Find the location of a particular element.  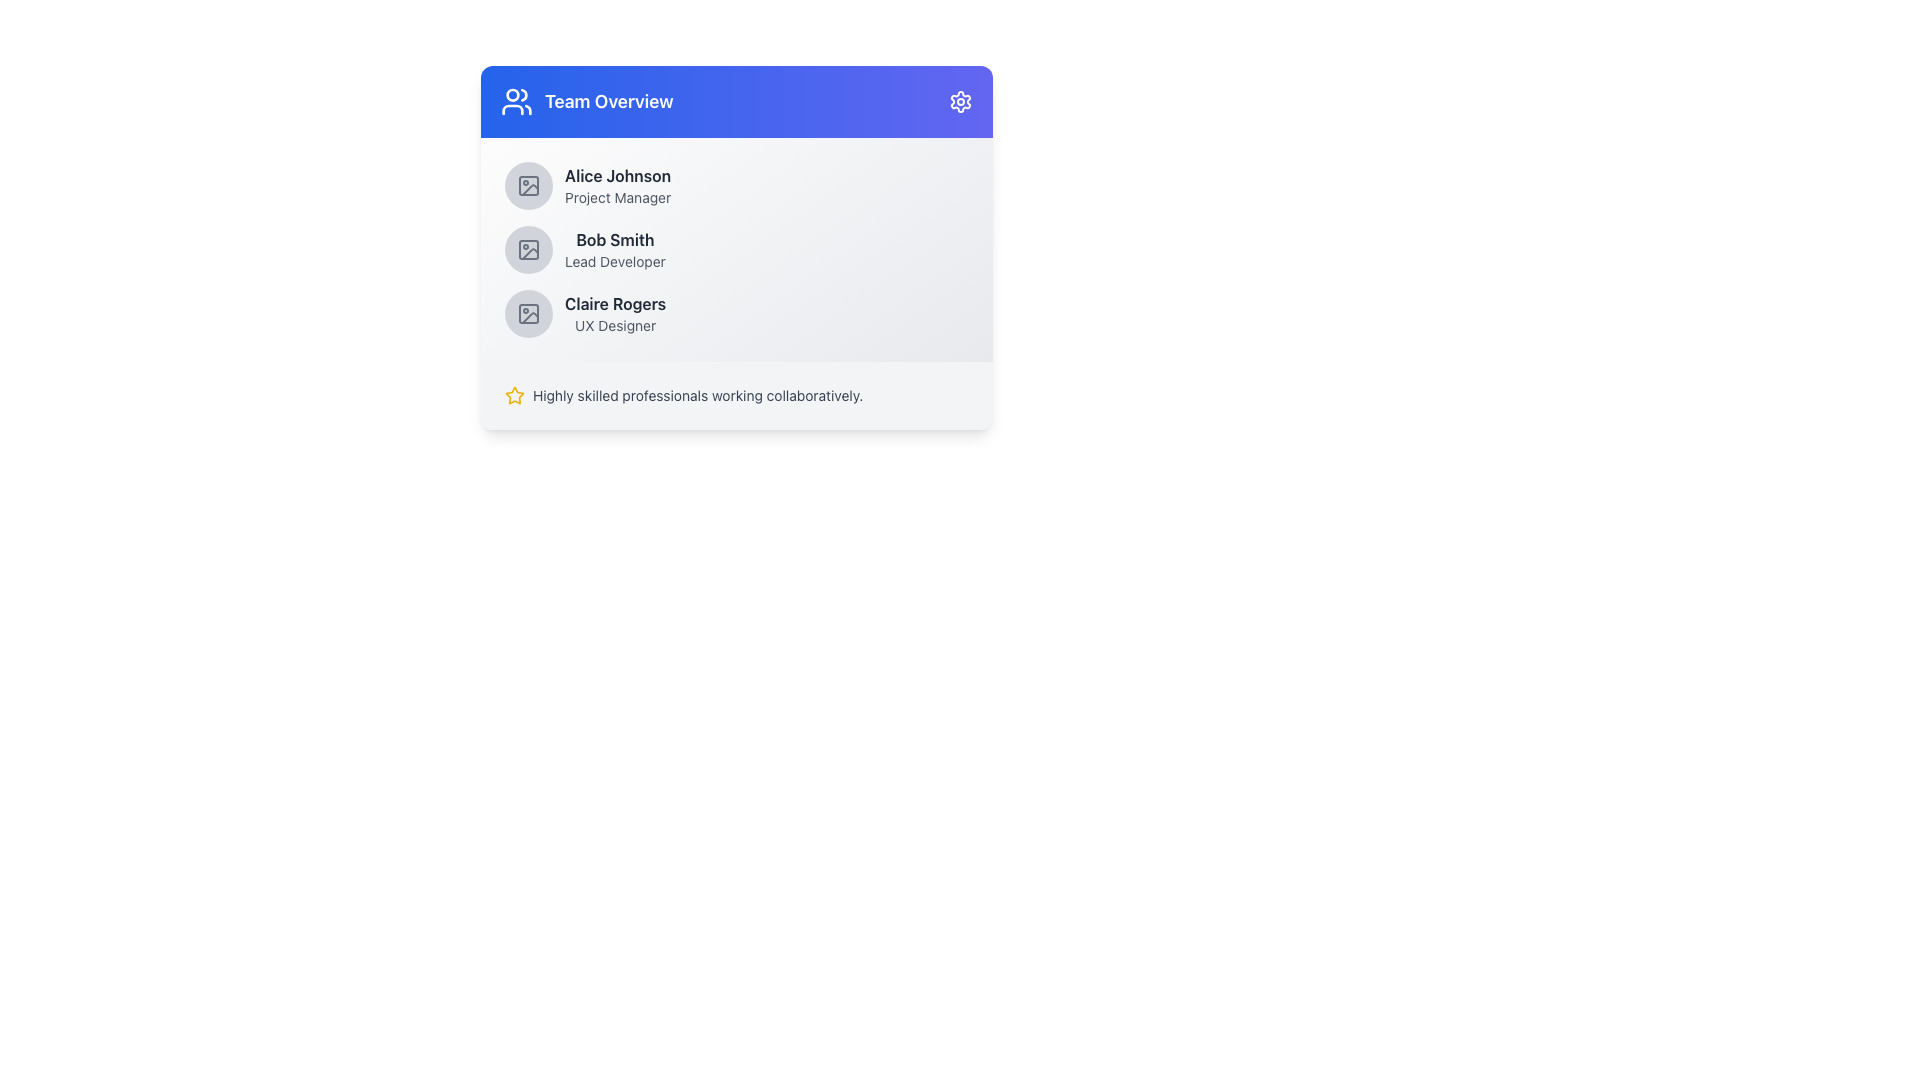

text label displaying 'Bob Smith', which is in bold dark gray font, positioned above the role 'Lead Developer' in the Team Overview list is located at coordinates (614, 238).